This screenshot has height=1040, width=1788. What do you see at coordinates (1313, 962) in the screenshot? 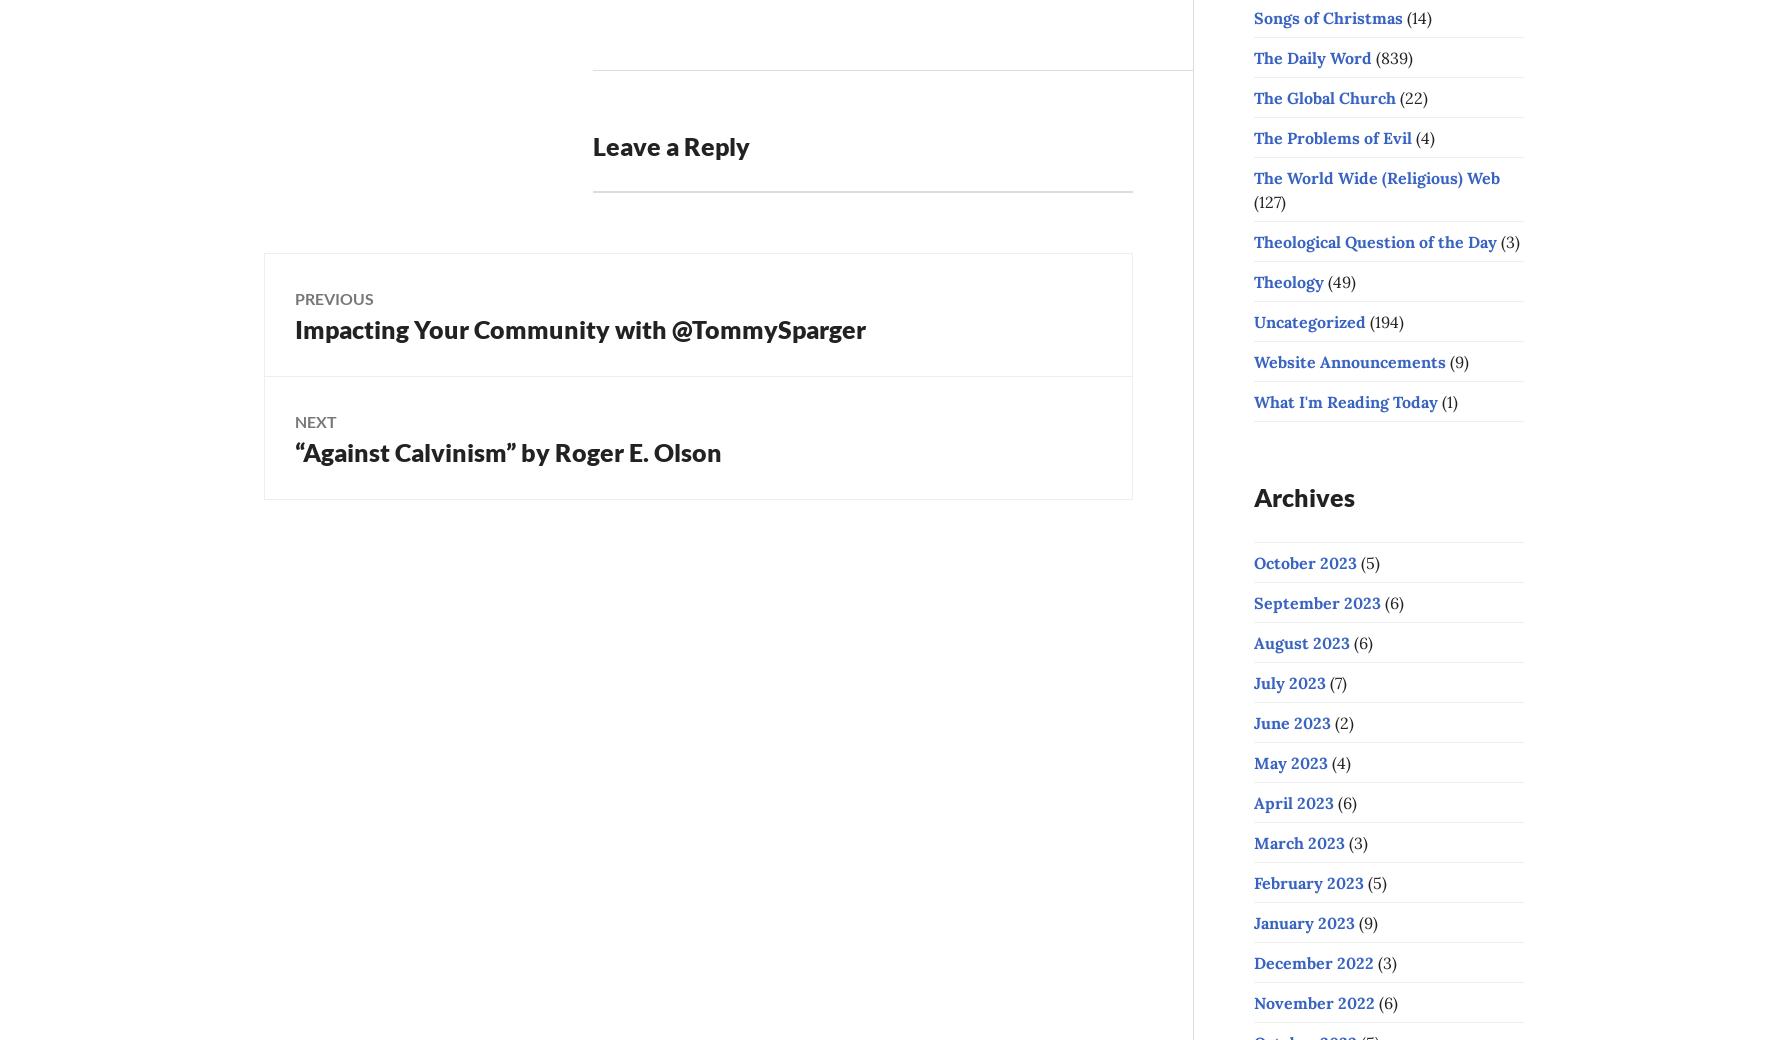
I see `'December 2022'` at bounding box center [1313, 962].